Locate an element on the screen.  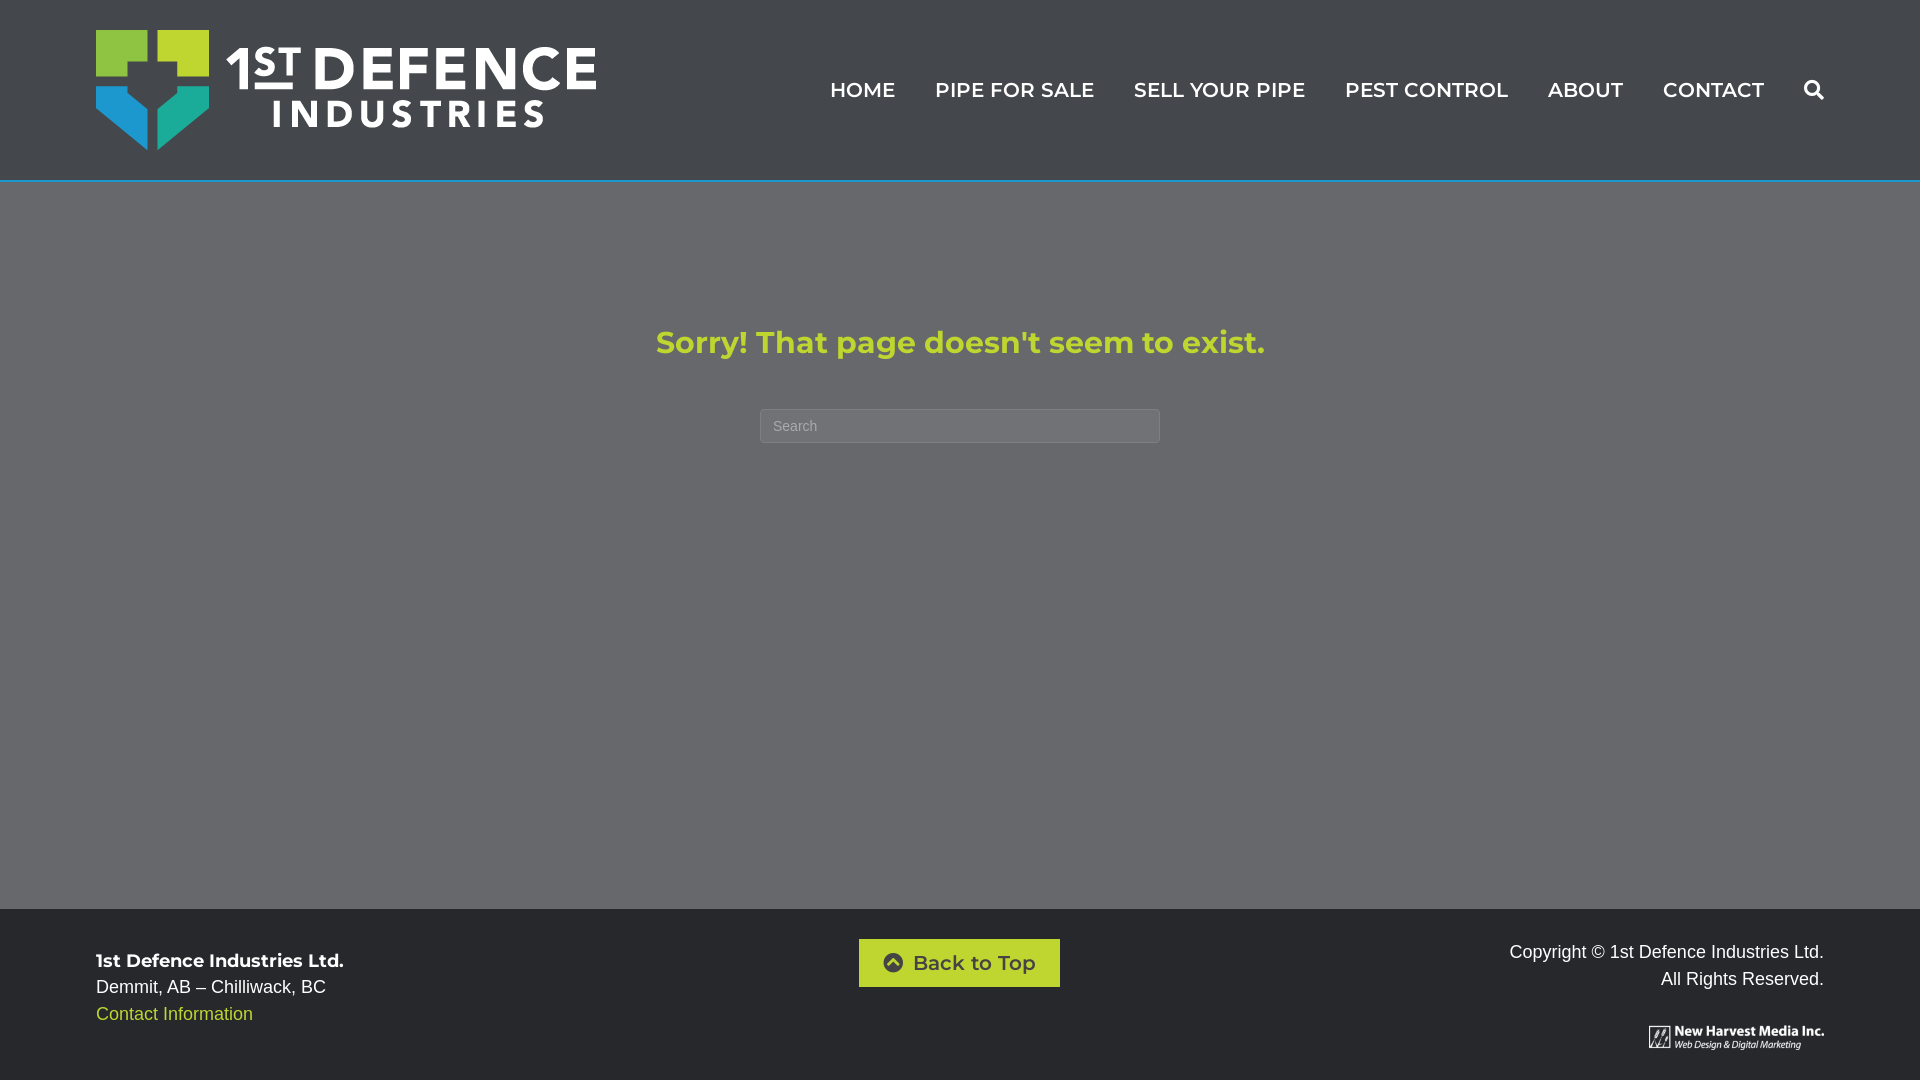
'PIPE FOR SALE' is located at coordinates (1014, 88).